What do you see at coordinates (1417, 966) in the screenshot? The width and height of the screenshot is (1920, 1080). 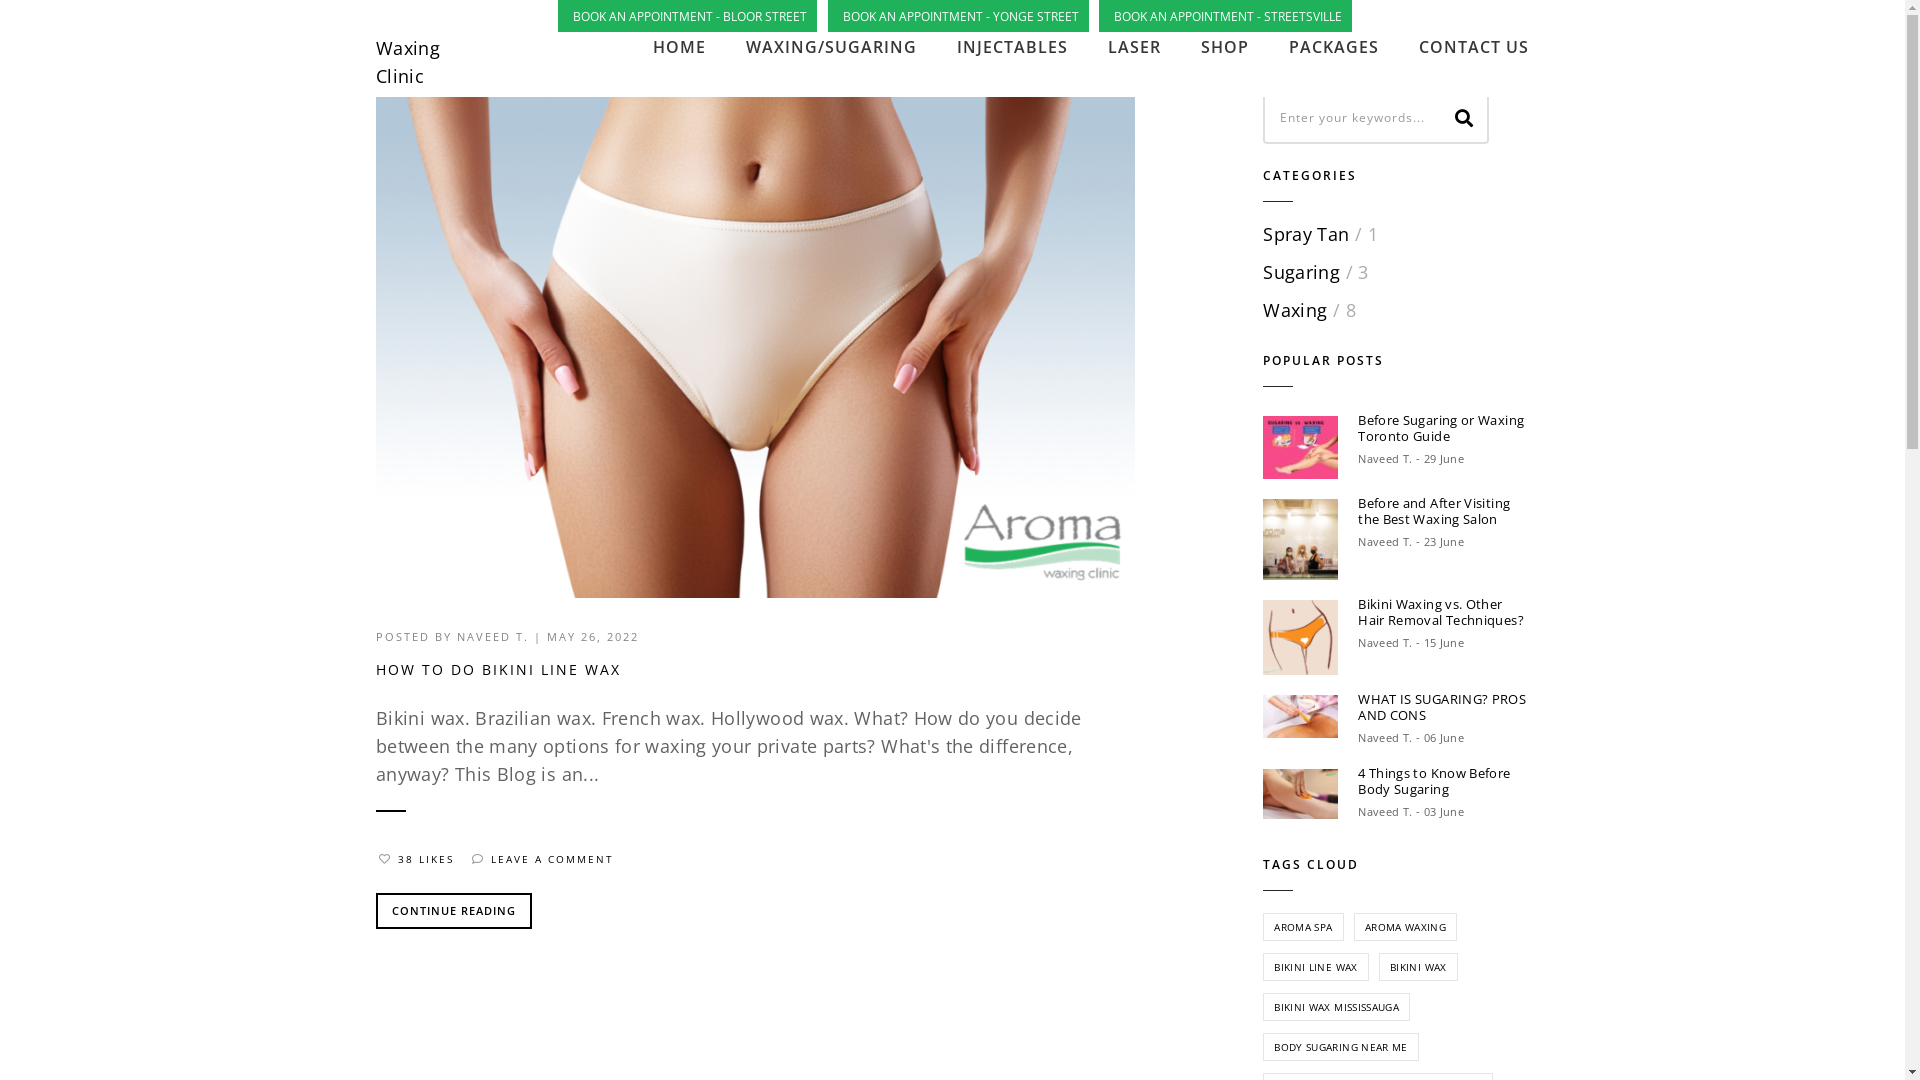 I see `'BIKINI WAX'` at bounding box center [1417, 966].